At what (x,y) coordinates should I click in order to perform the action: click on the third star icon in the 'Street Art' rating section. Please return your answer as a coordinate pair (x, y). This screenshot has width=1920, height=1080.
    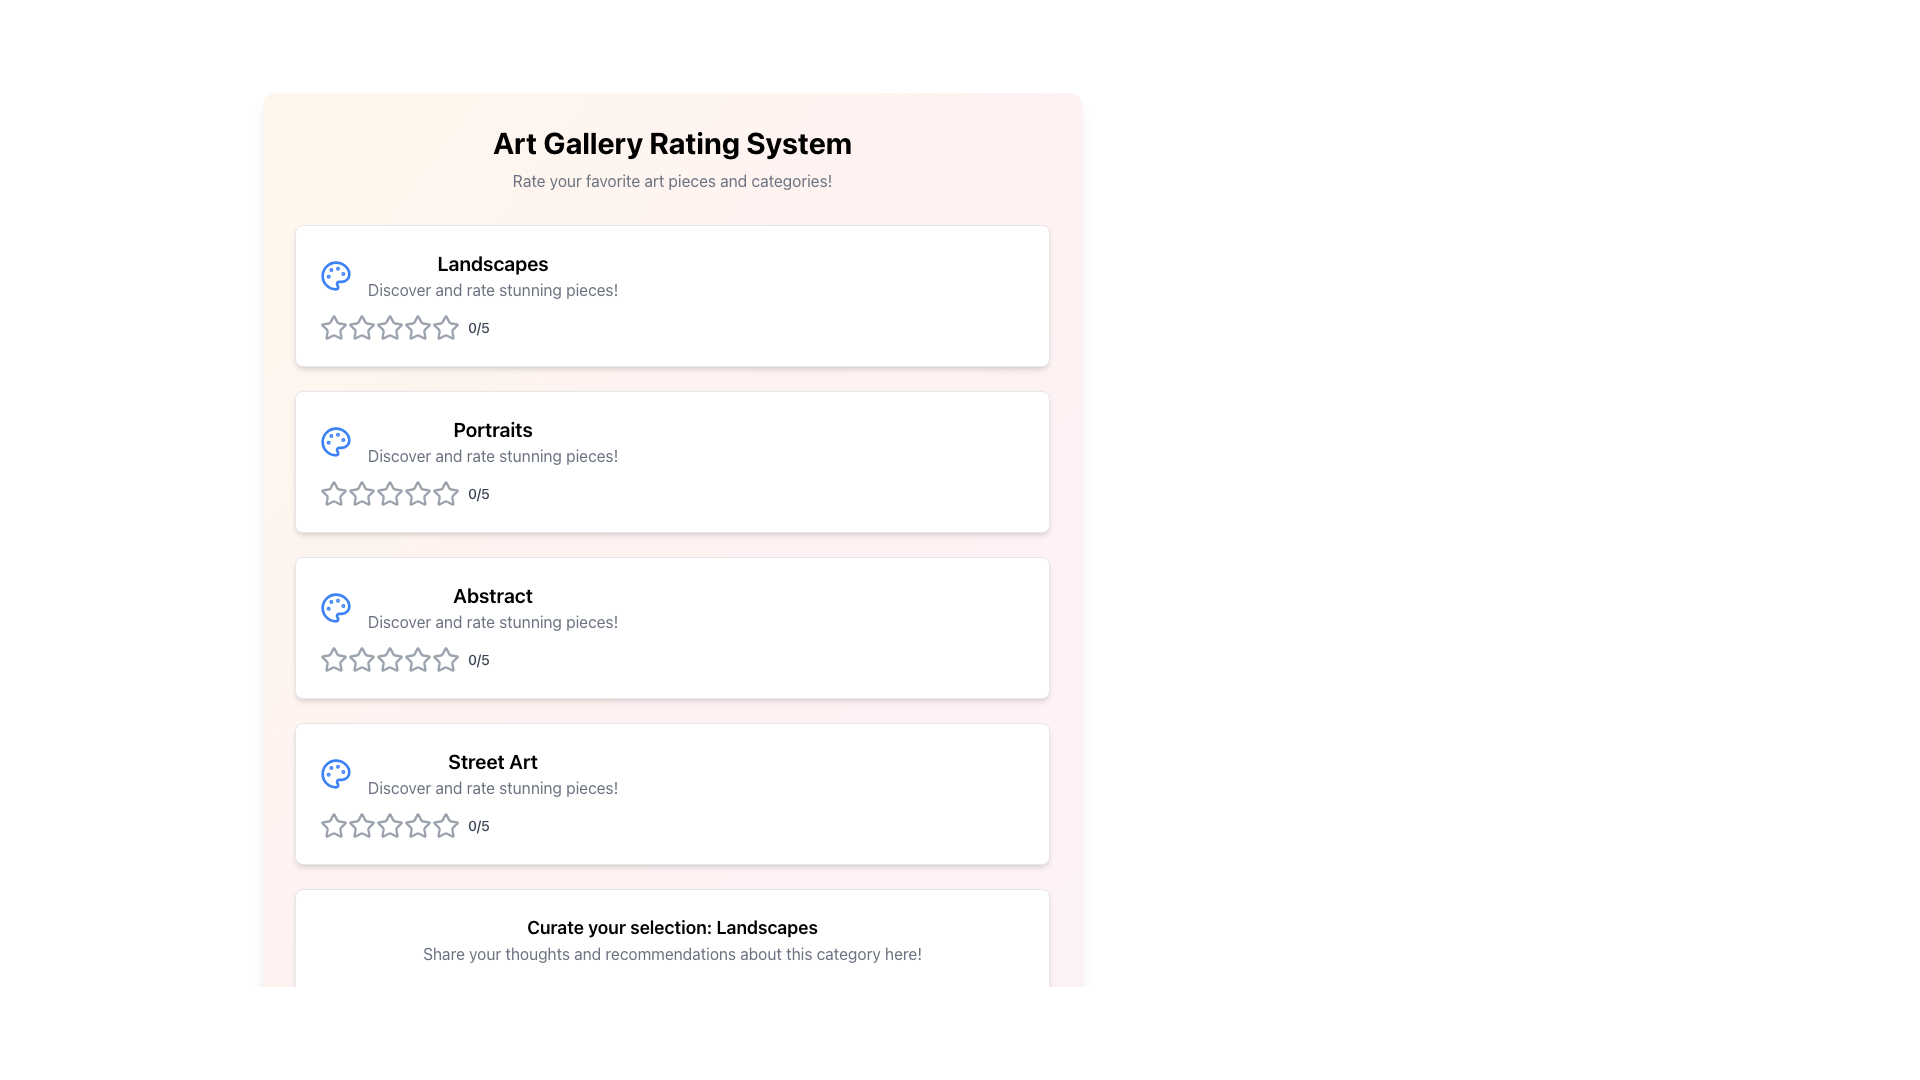
    Looking at the image, I should click on (361, 825).